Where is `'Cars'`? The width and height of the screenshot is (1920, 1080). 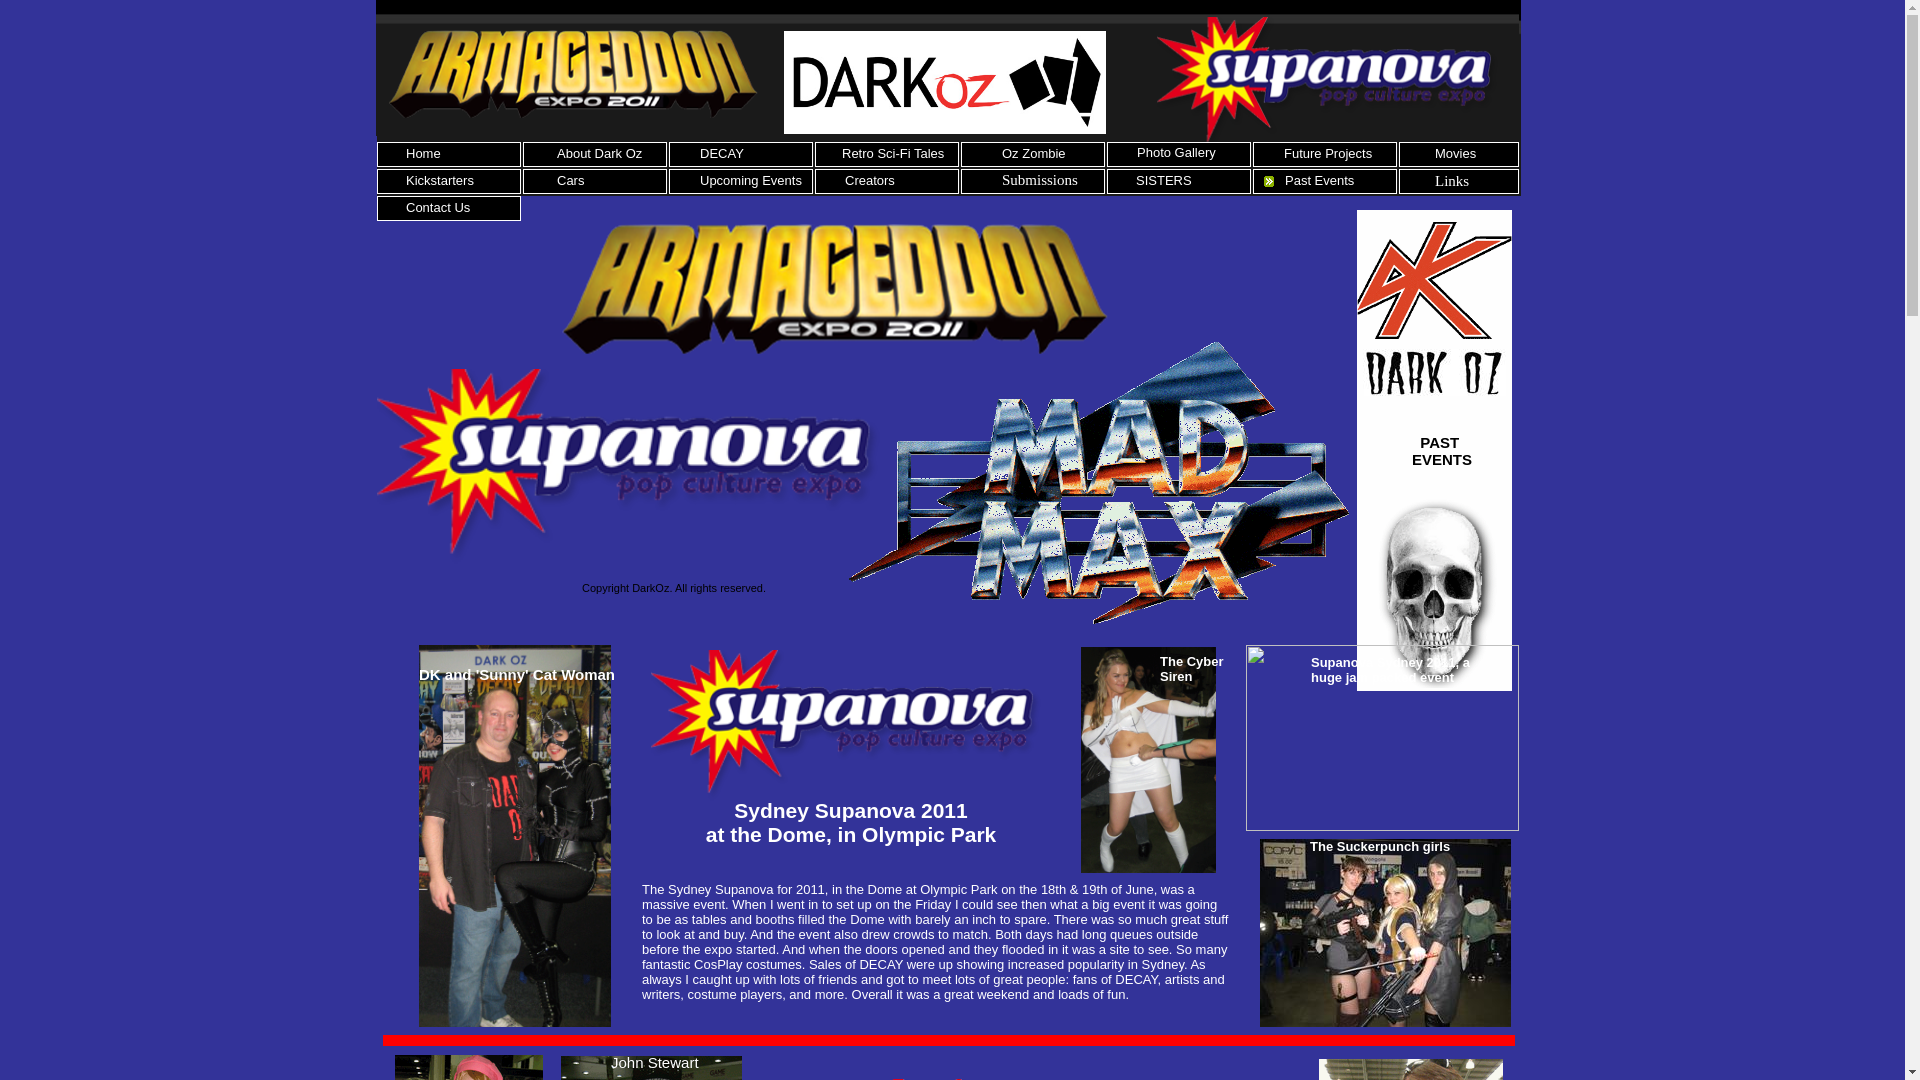 'Cars' is located at coordinates (556, 180).